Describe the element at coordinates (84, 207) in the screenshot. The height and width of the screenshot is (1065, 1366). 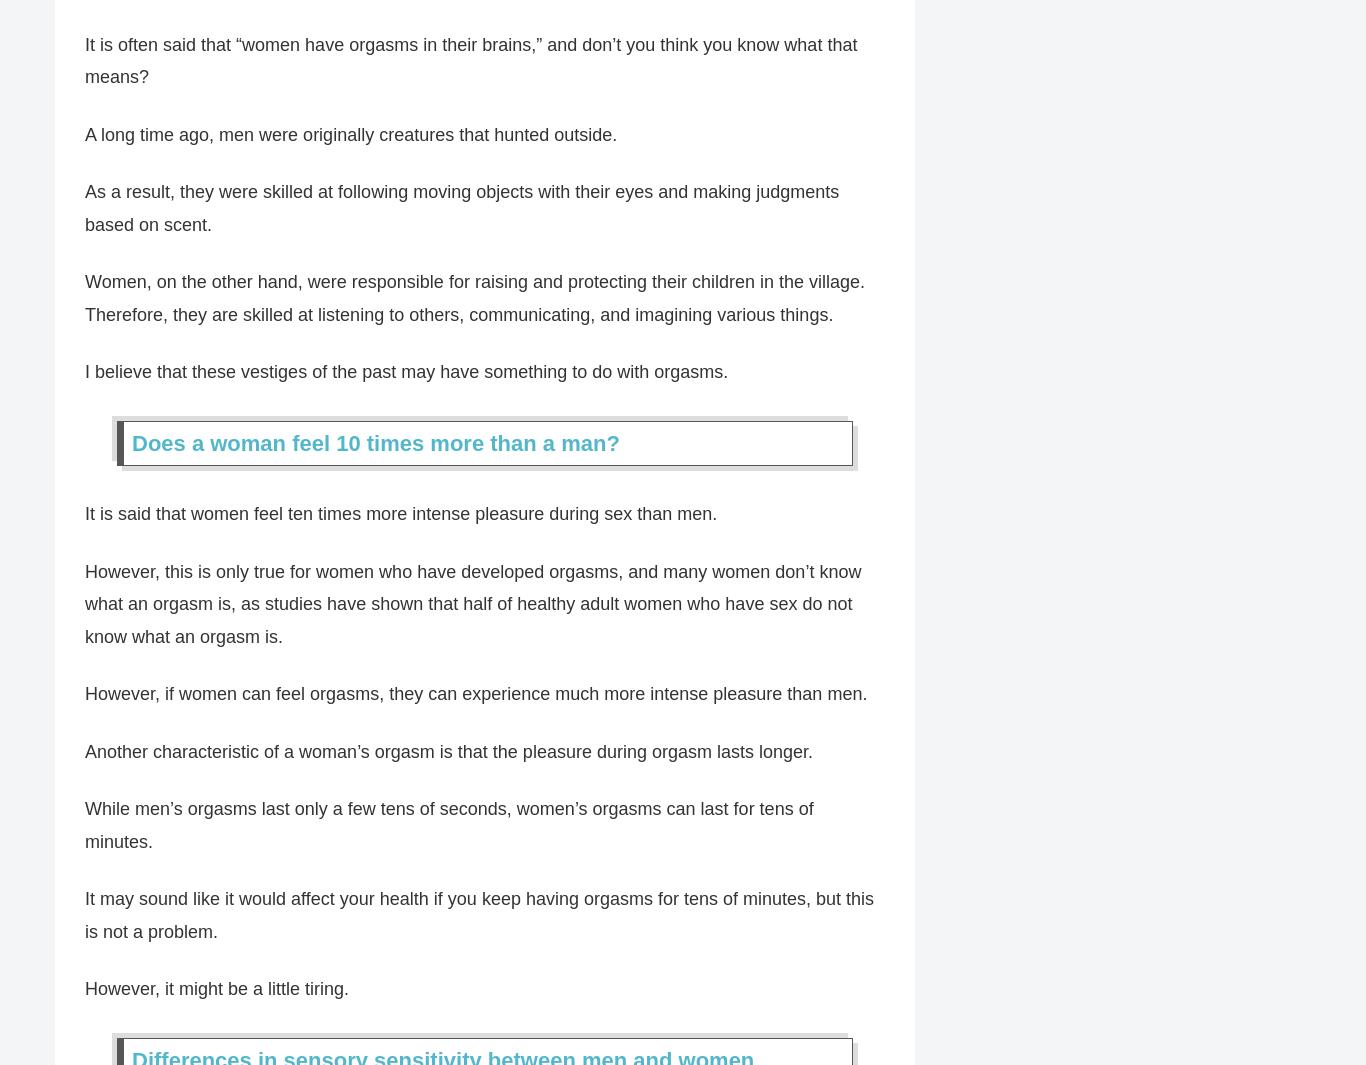
I see `'As a result, they were skilled at following moving objects with their eyes and making judgments based on scent.'` at that location.